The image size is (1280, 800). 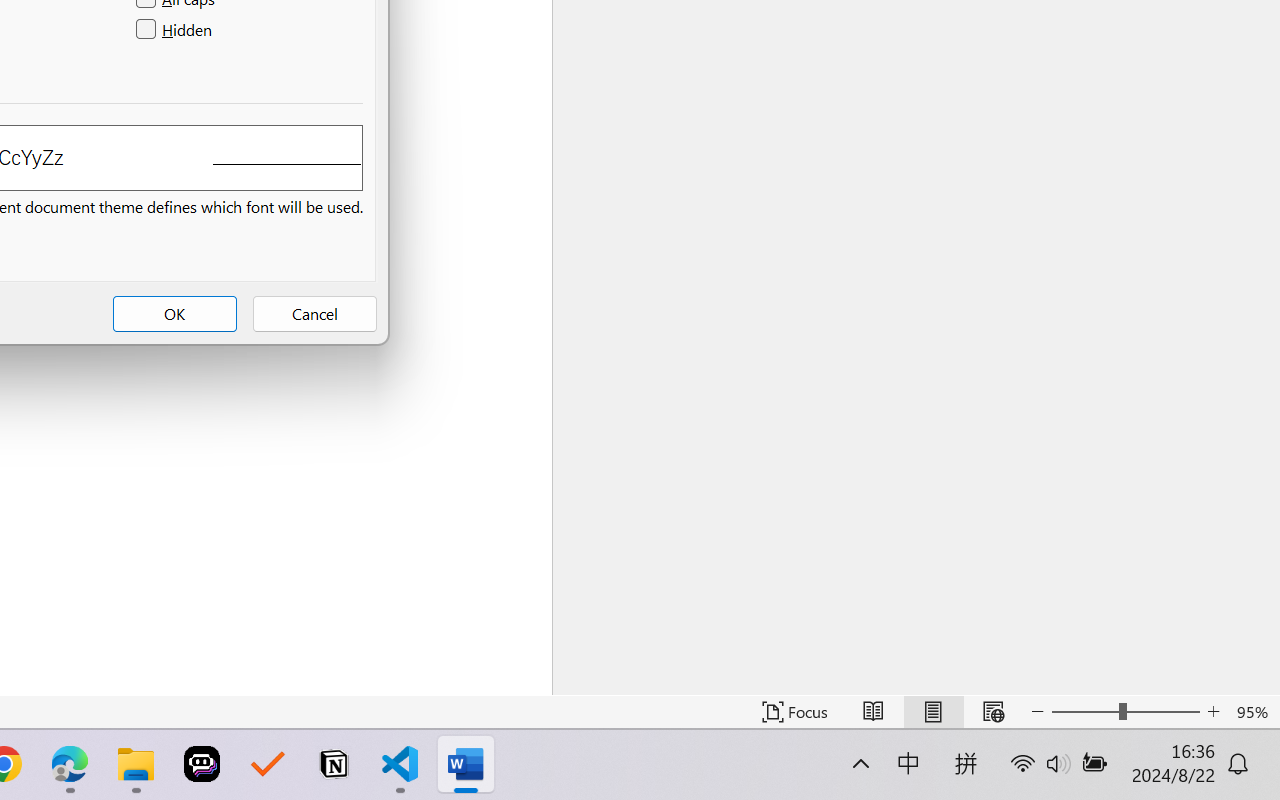 What do you see at coordinates (313, 313) in the screenshot?
I see `'Cancel'` at bounding box center [313, 313].